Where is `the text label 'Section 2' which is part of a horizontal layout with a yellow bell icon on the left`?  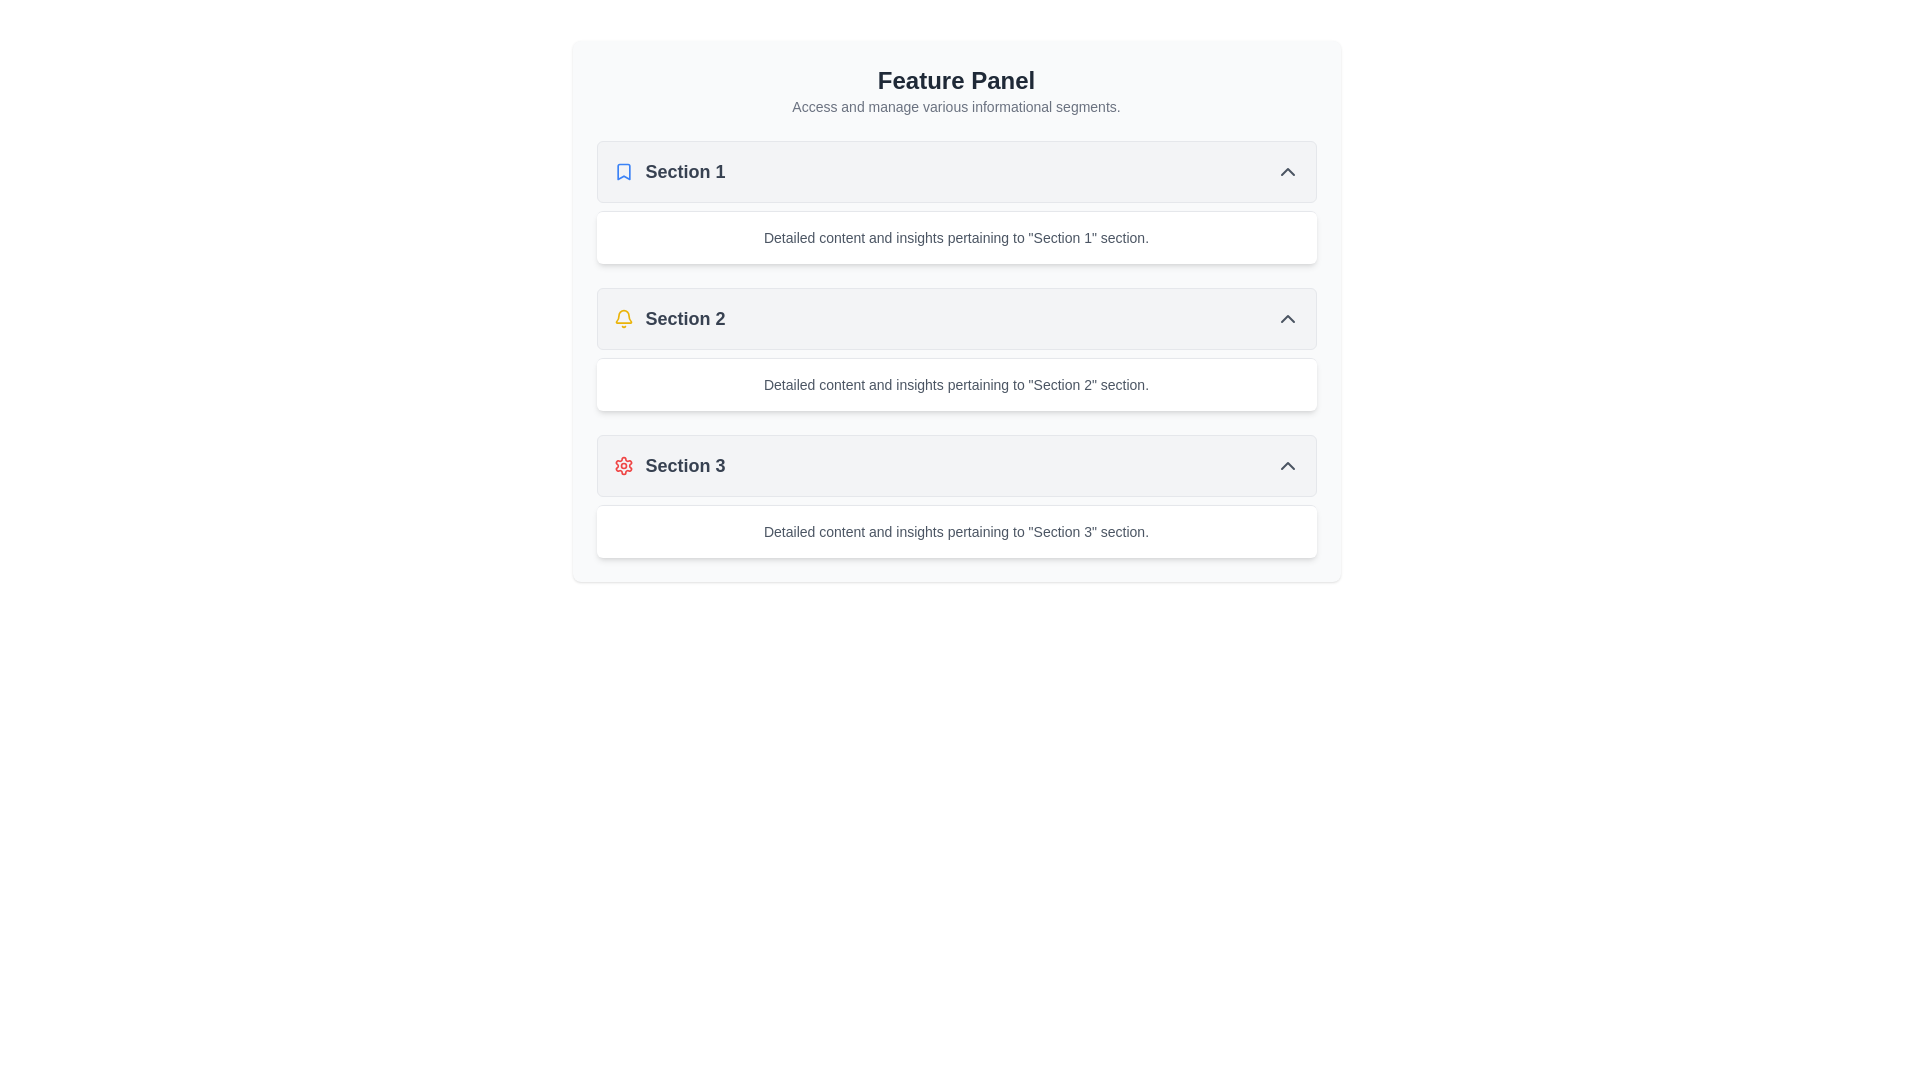
the text label 'Section 2' which is part of a horizontal layout with a yellow bell icon on the left is located at coordinates (669, 318).